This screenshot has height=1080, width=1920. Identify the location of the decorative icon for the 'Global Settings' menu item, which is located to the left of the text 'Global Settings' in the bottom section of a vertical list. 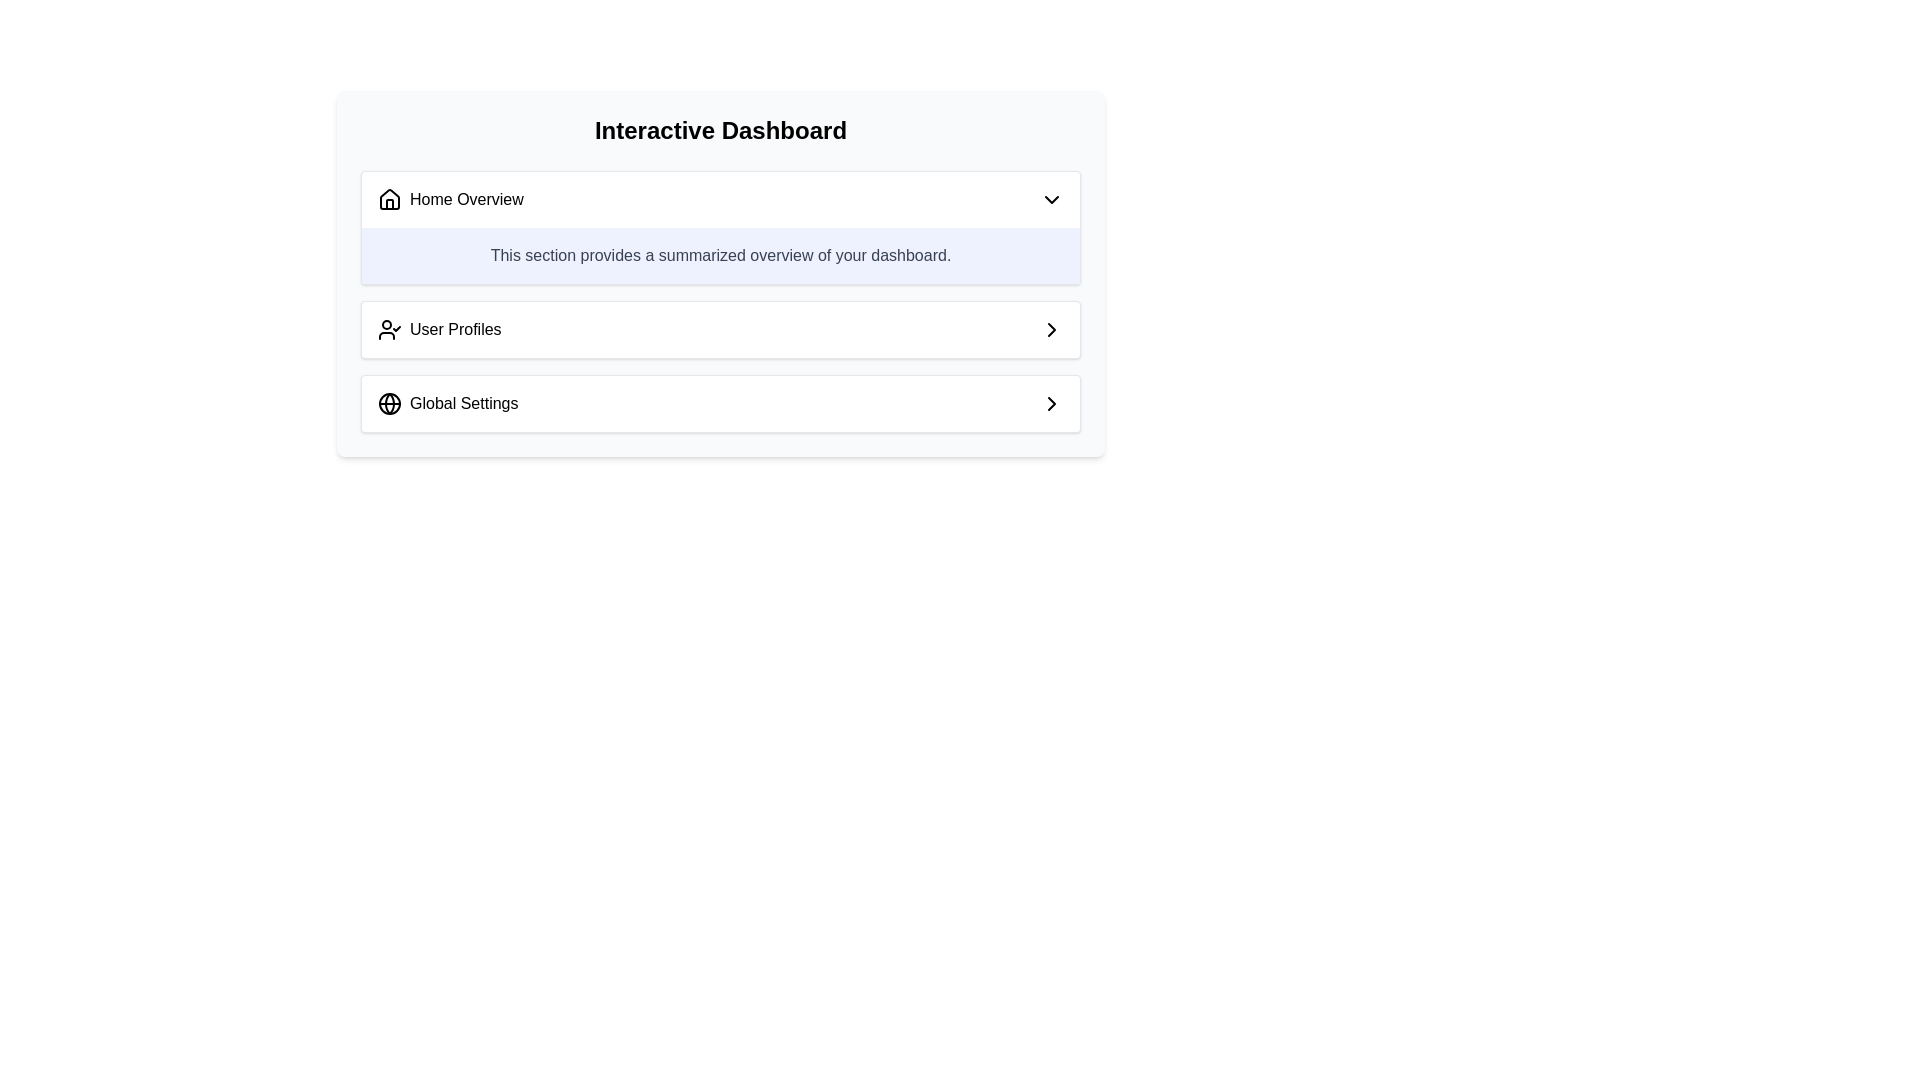
(389, 404).